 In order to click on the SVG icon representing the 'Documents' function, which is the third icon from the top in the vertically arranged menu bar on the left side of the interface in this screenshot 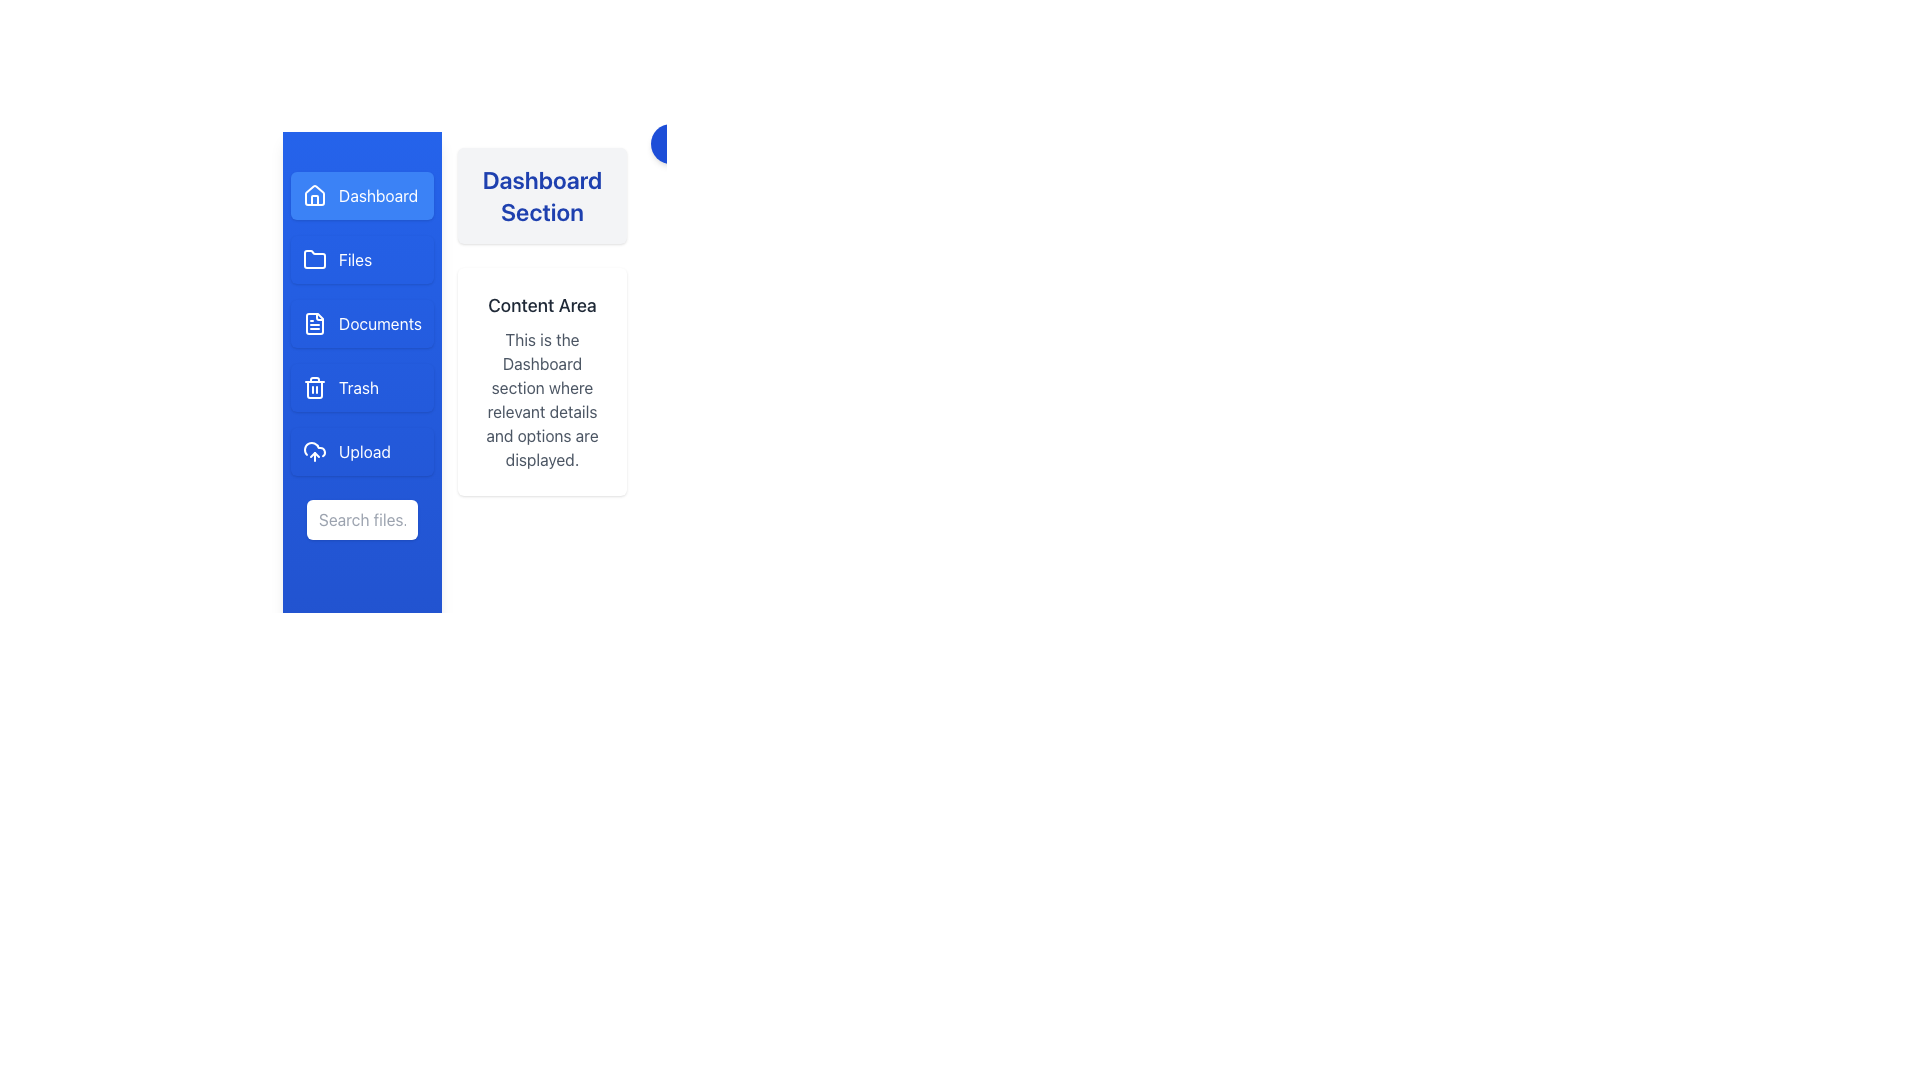, I will do `click(314, 323)`.